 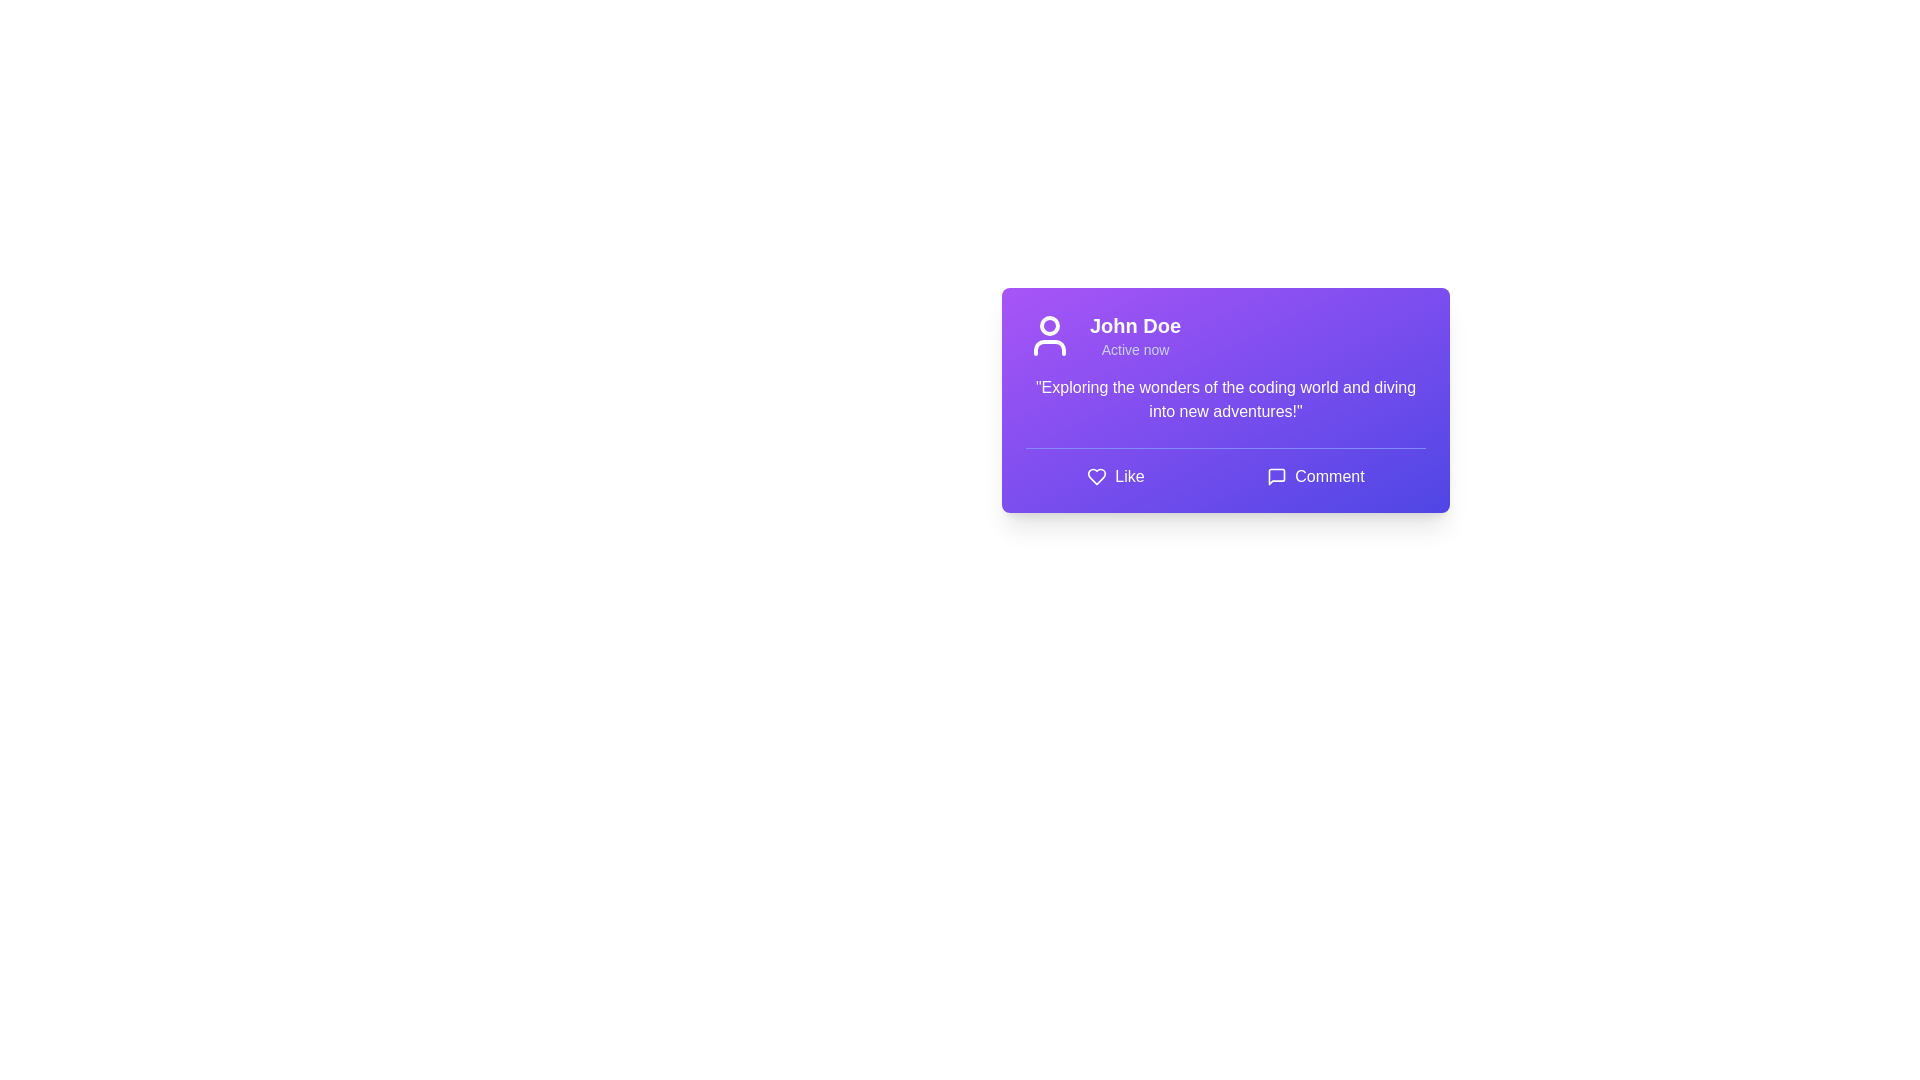 I want to click on status information from the text label that reads 'Active now', which is displayed in a small font size on a dark purple background, positioned below 'John Doe', so click(x=1135, y=349).